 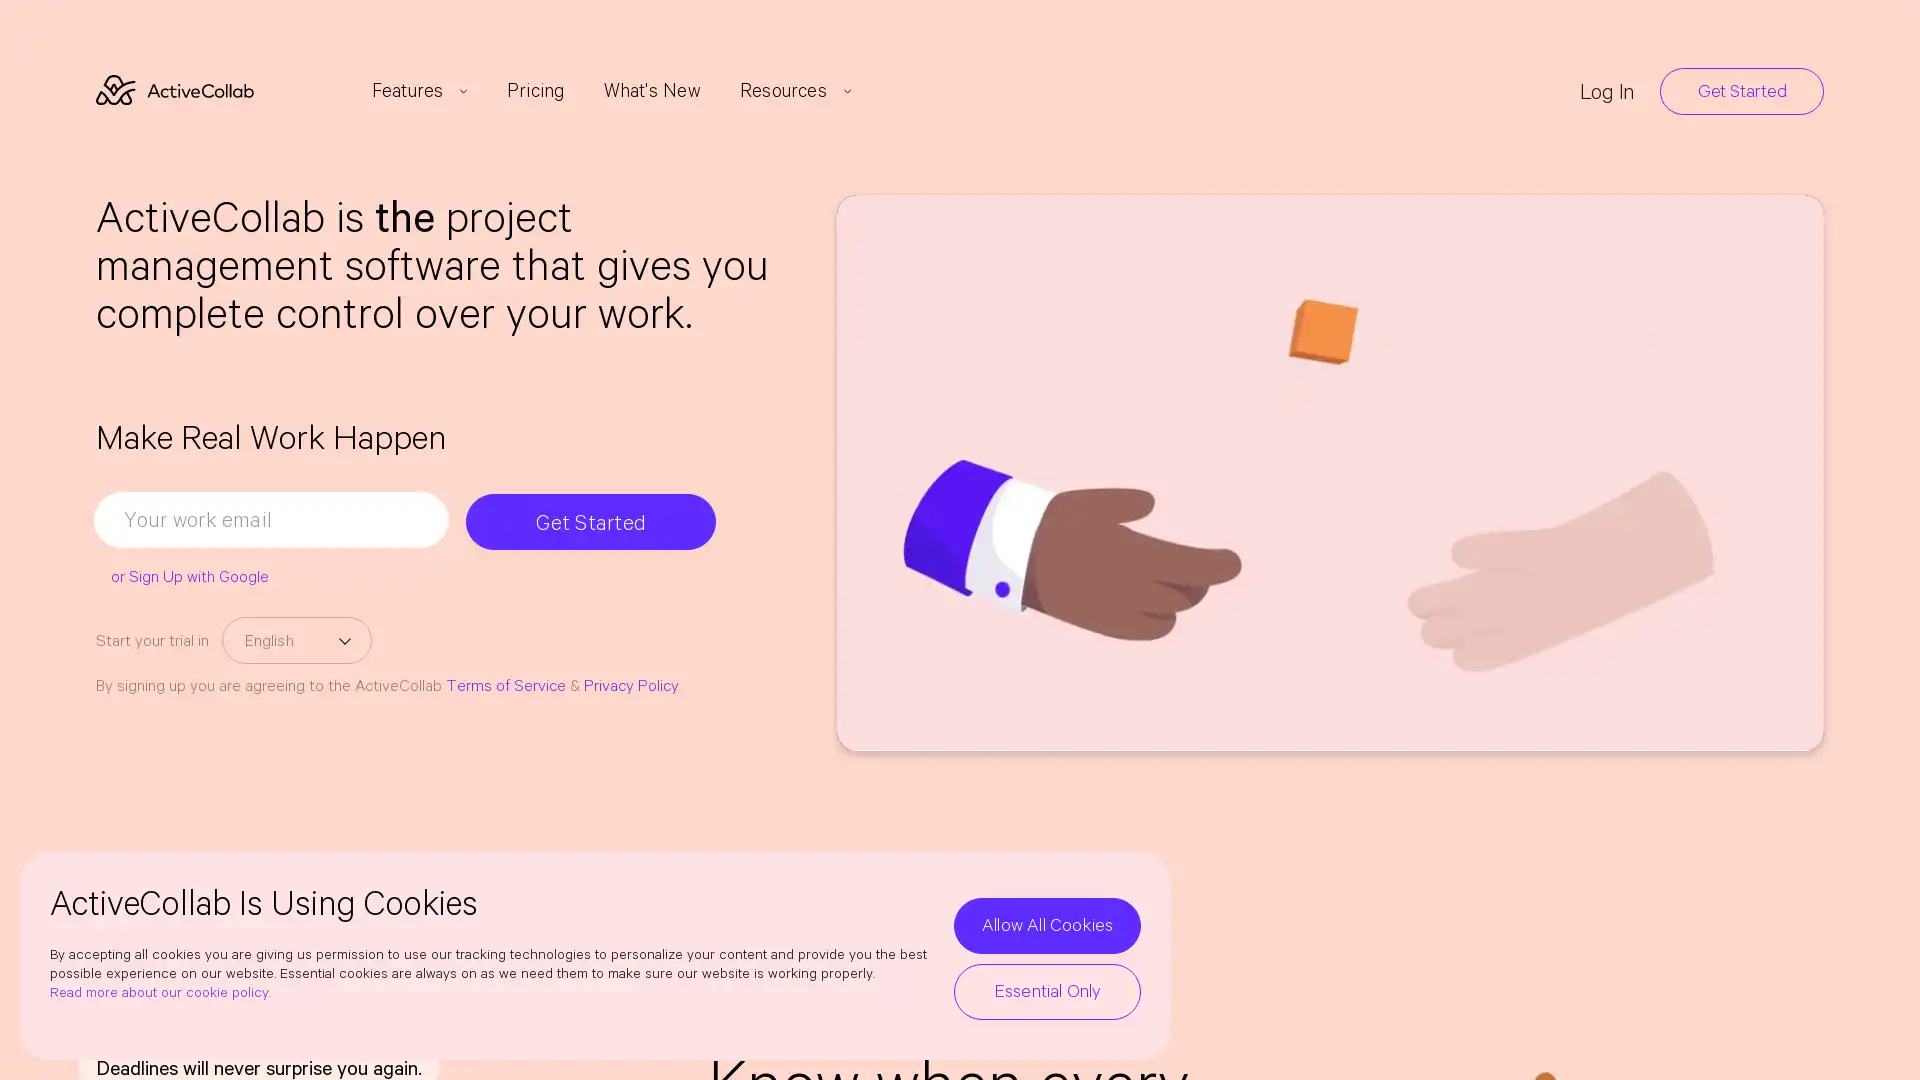 I want to click on Get Started, so click(x=595, y=519).